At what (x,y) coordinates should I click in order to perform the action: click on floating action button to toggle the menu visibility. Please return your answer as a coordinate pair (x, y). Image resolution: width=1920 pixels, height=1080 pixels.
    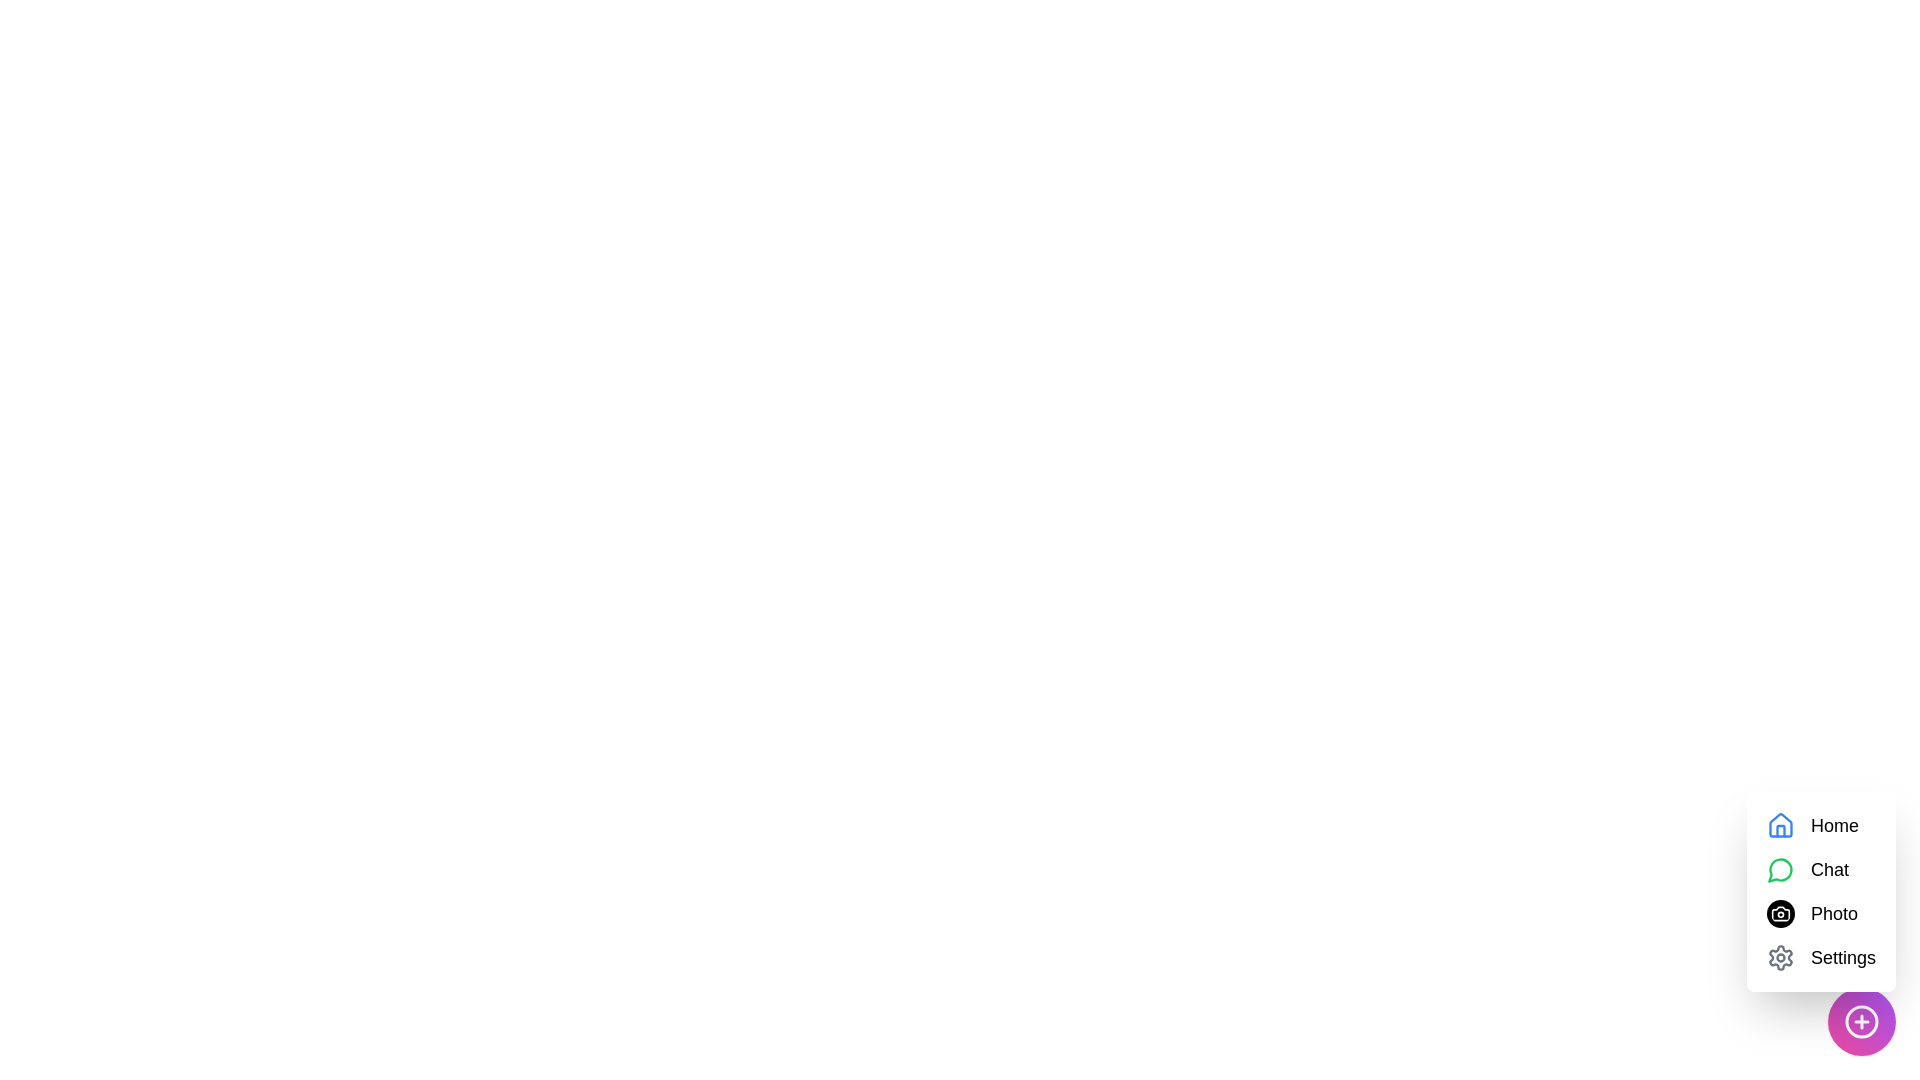
    Looking at the image, I should click on (1861, 1022).